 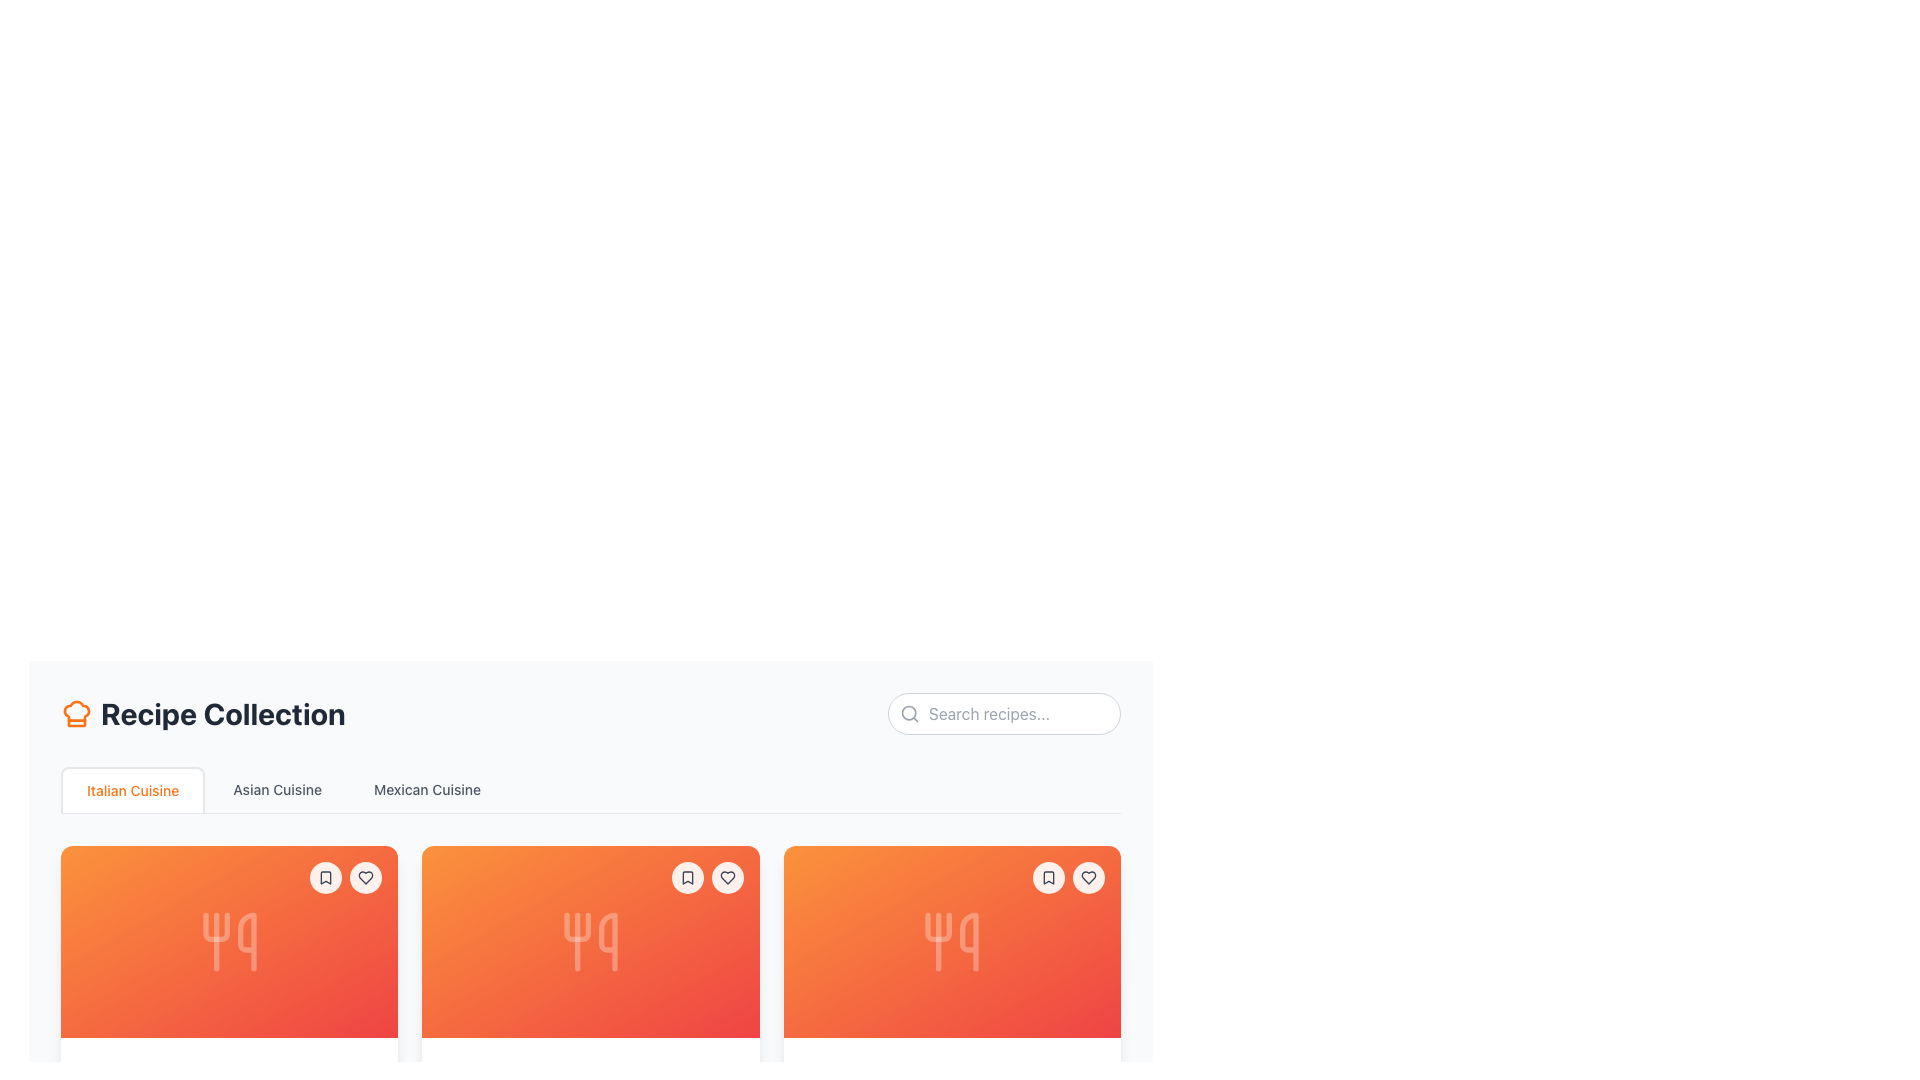 What do you see at coordinates (687, 877) in the screenshot?
I see `the bookmark icon button located in the top-right corner of the second recipe card` at bounding box center [687, 877].